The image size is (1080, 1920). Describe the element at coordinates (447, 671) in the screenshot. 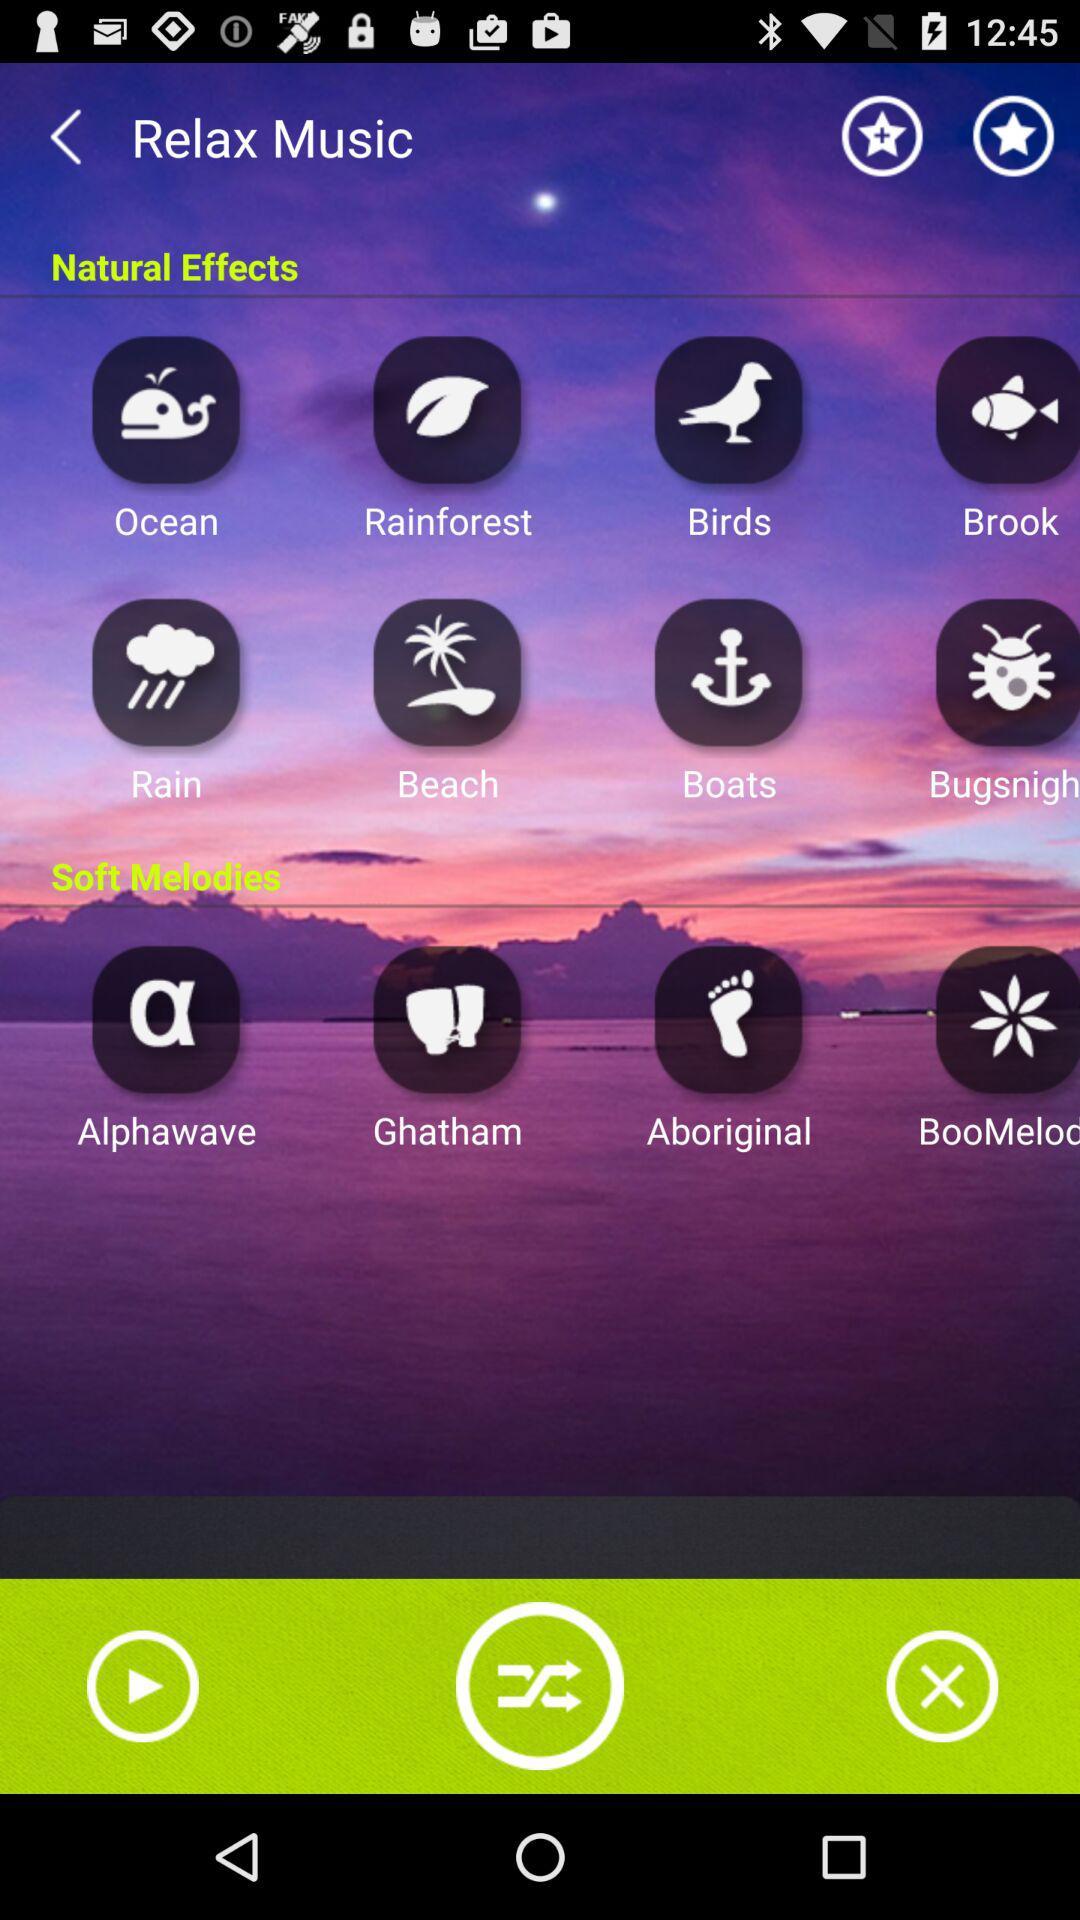

I see `next song beach` at that location.